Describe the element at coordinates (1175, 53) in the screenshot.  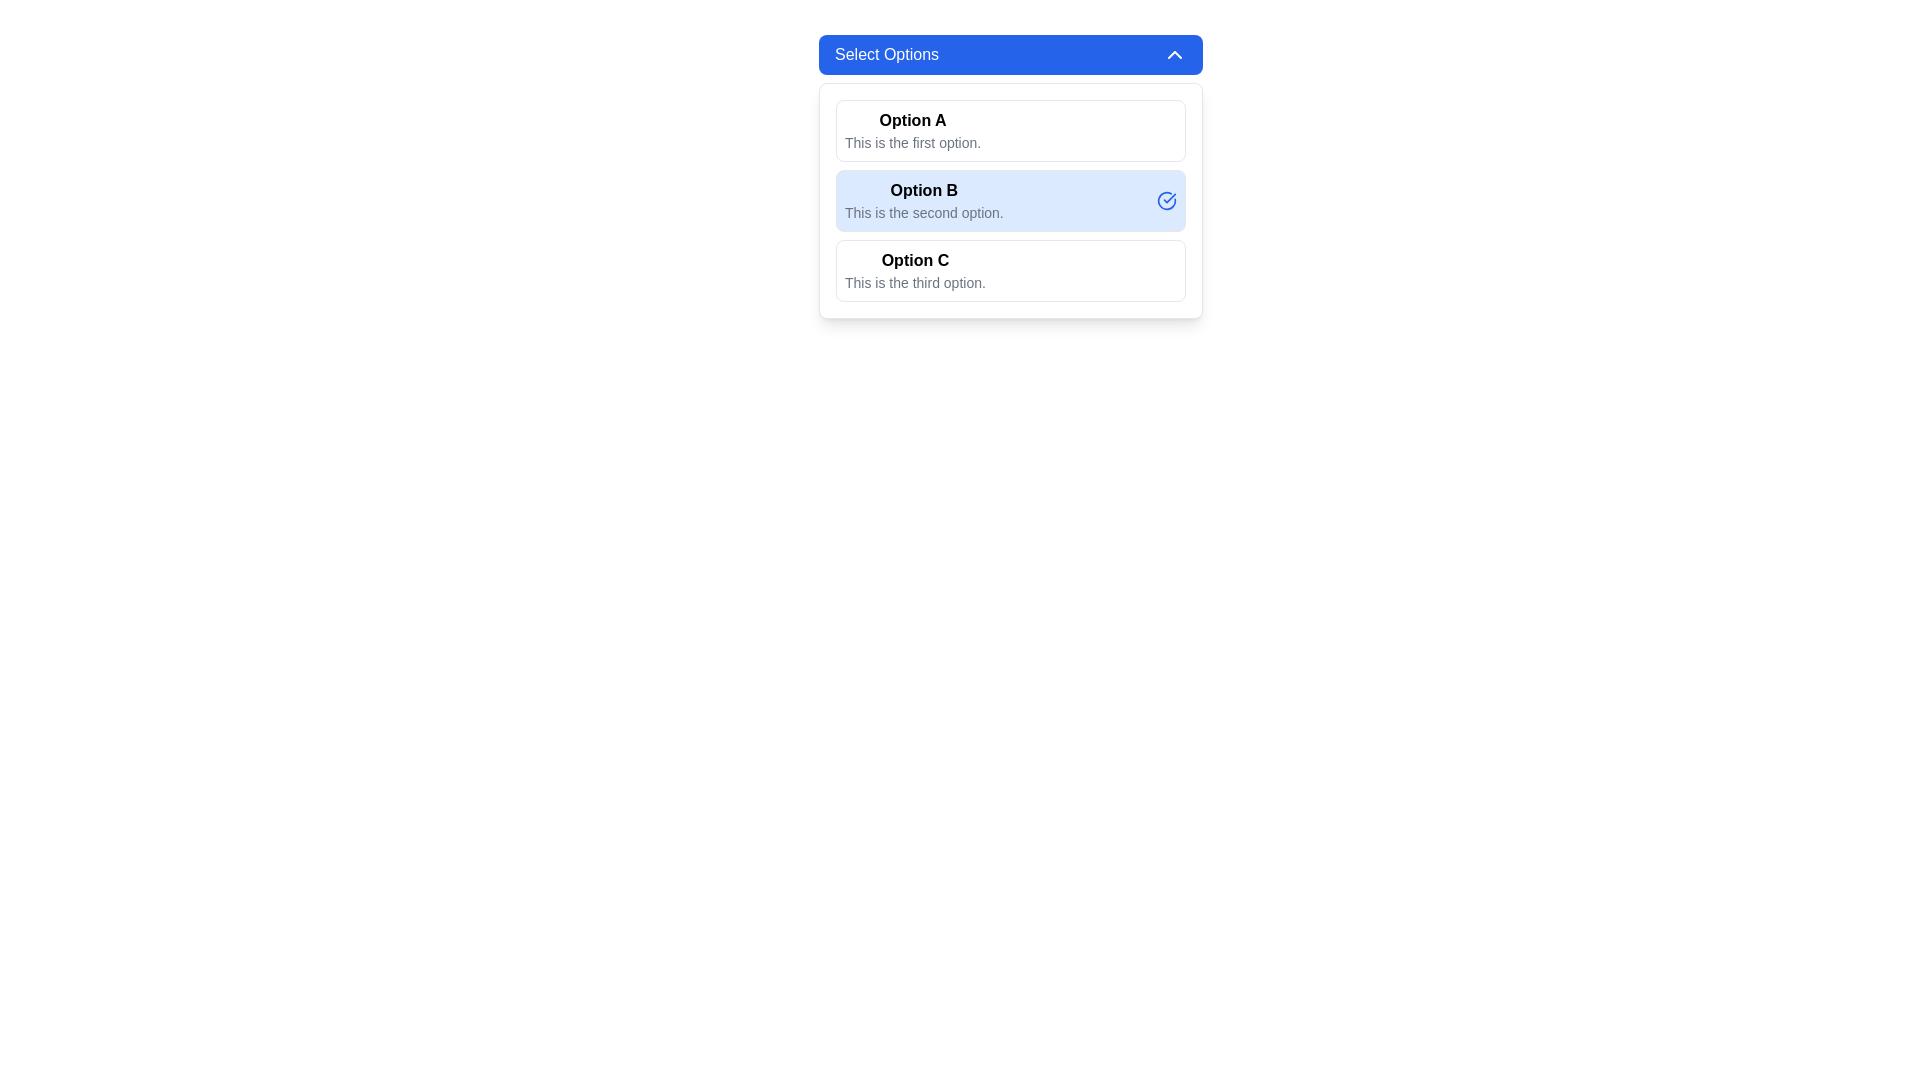
I see `the SVG Icon located at the upper-right corner of the 'Select Options' header` at that location.